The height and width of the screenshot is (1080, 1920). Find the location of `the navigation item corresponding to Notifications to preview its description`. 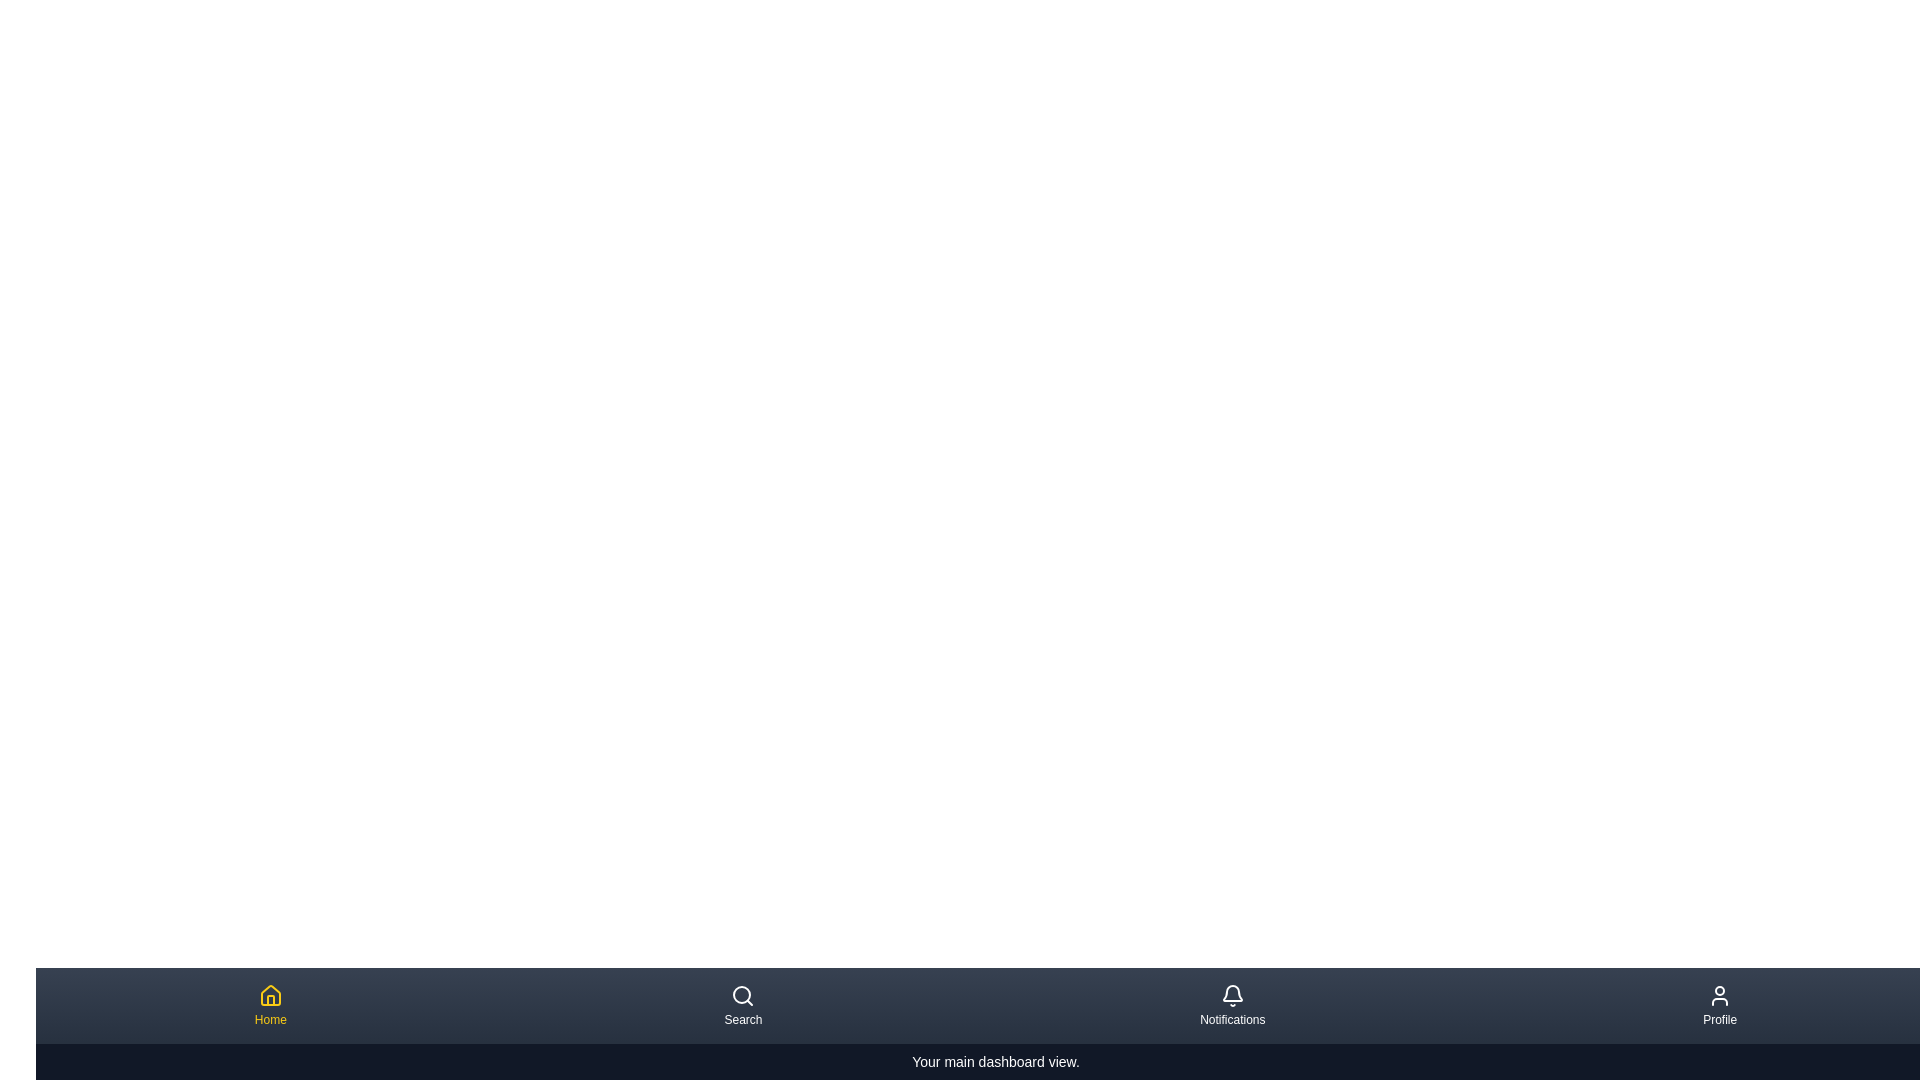

the navigation item corresponding to Notifications to preview its description is located at coordinates (1231, 1006).